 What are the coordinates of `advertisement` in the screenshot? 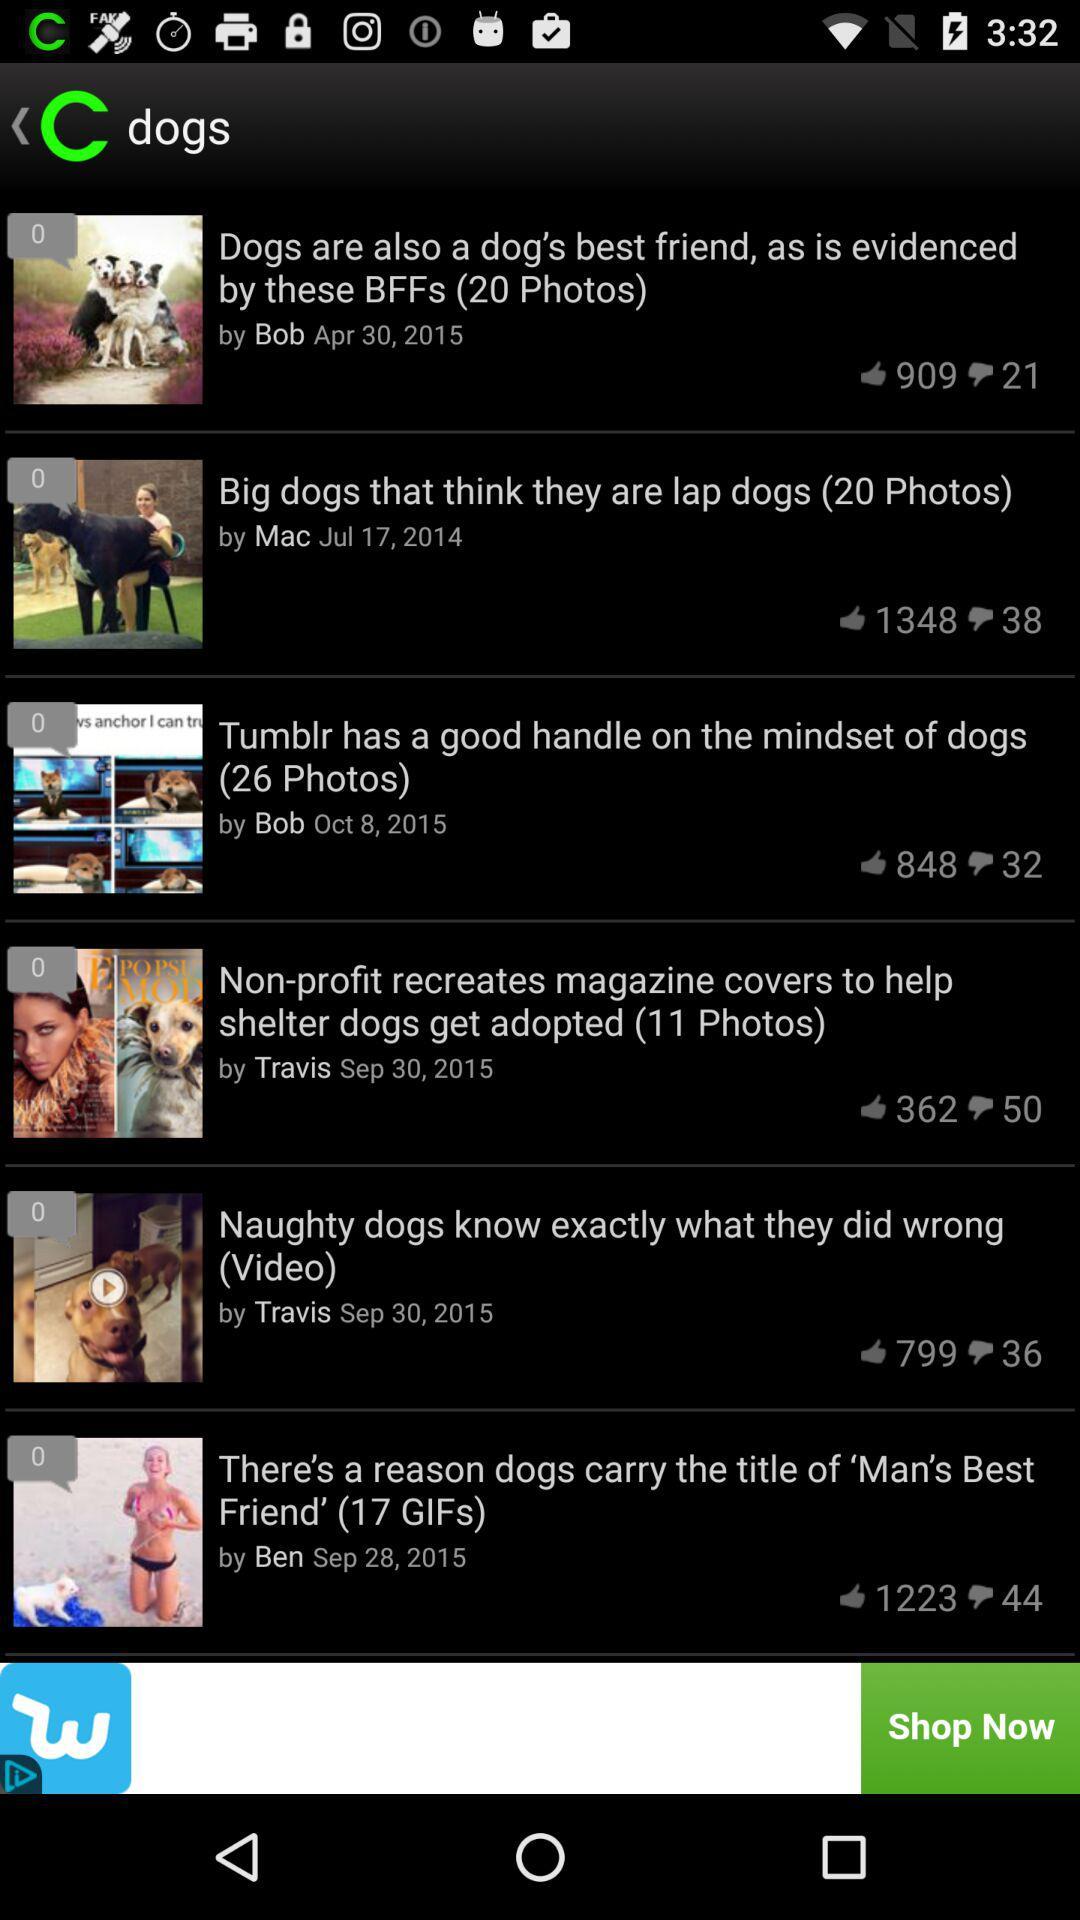 It's located at (540, 1727).